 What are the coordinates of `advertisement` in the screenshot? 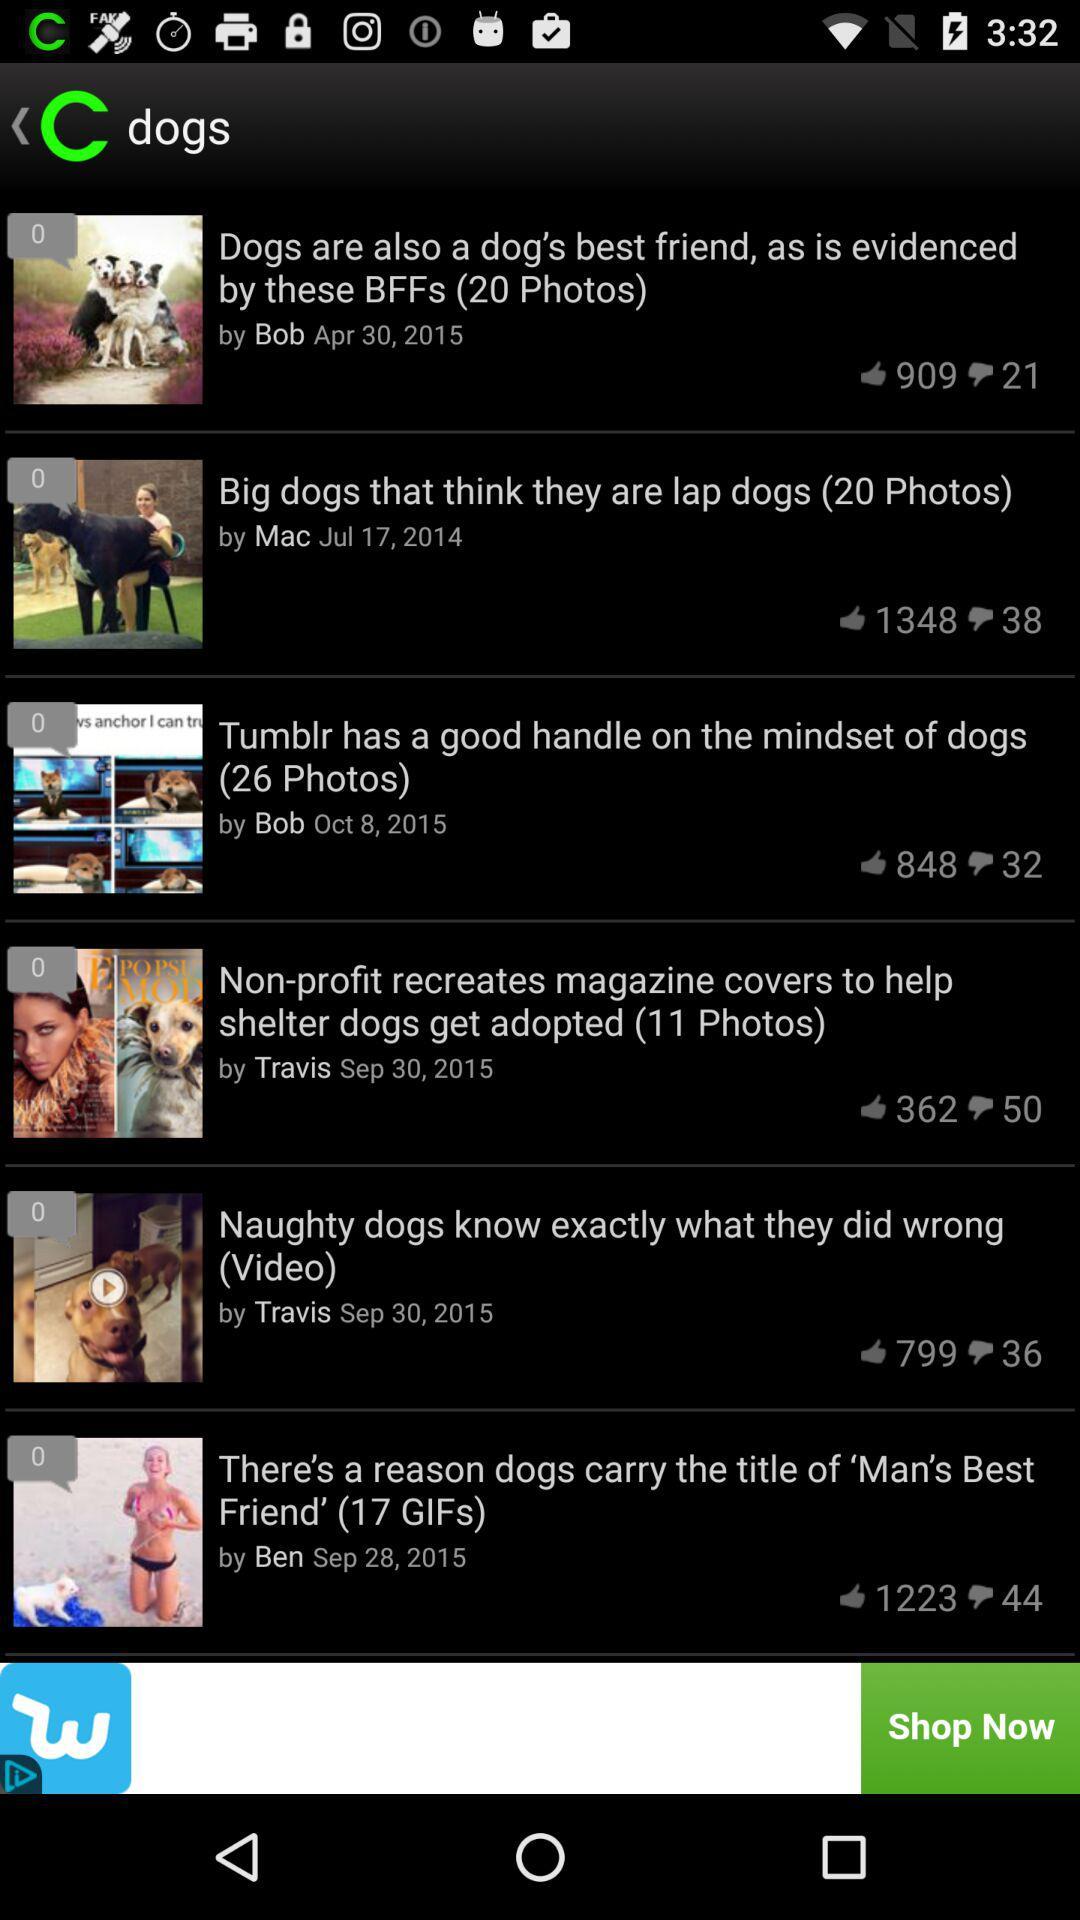 It's located at (540, 1727).